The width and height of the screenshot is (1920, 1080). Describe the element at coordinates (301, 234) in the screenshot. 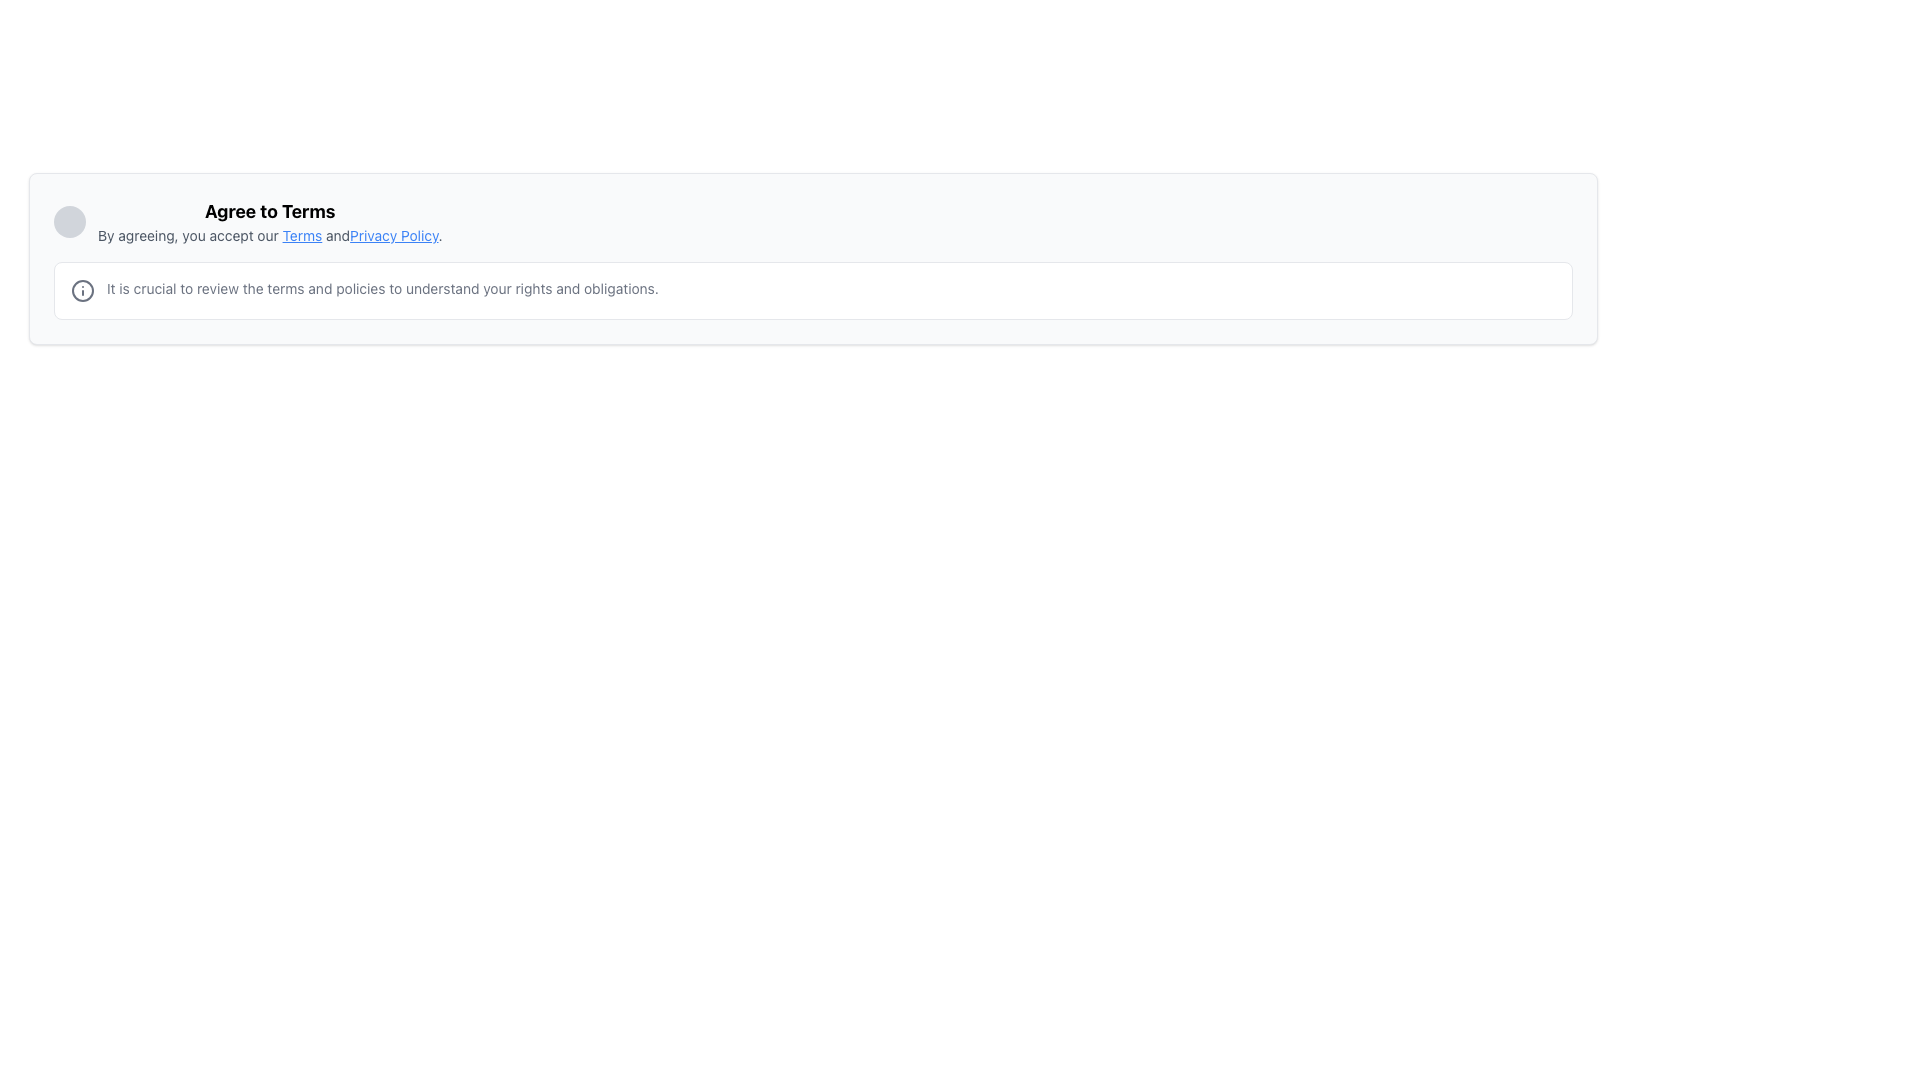

I see `the 'Terms' hyperlink, which is styled in blue and underlined` at that location.